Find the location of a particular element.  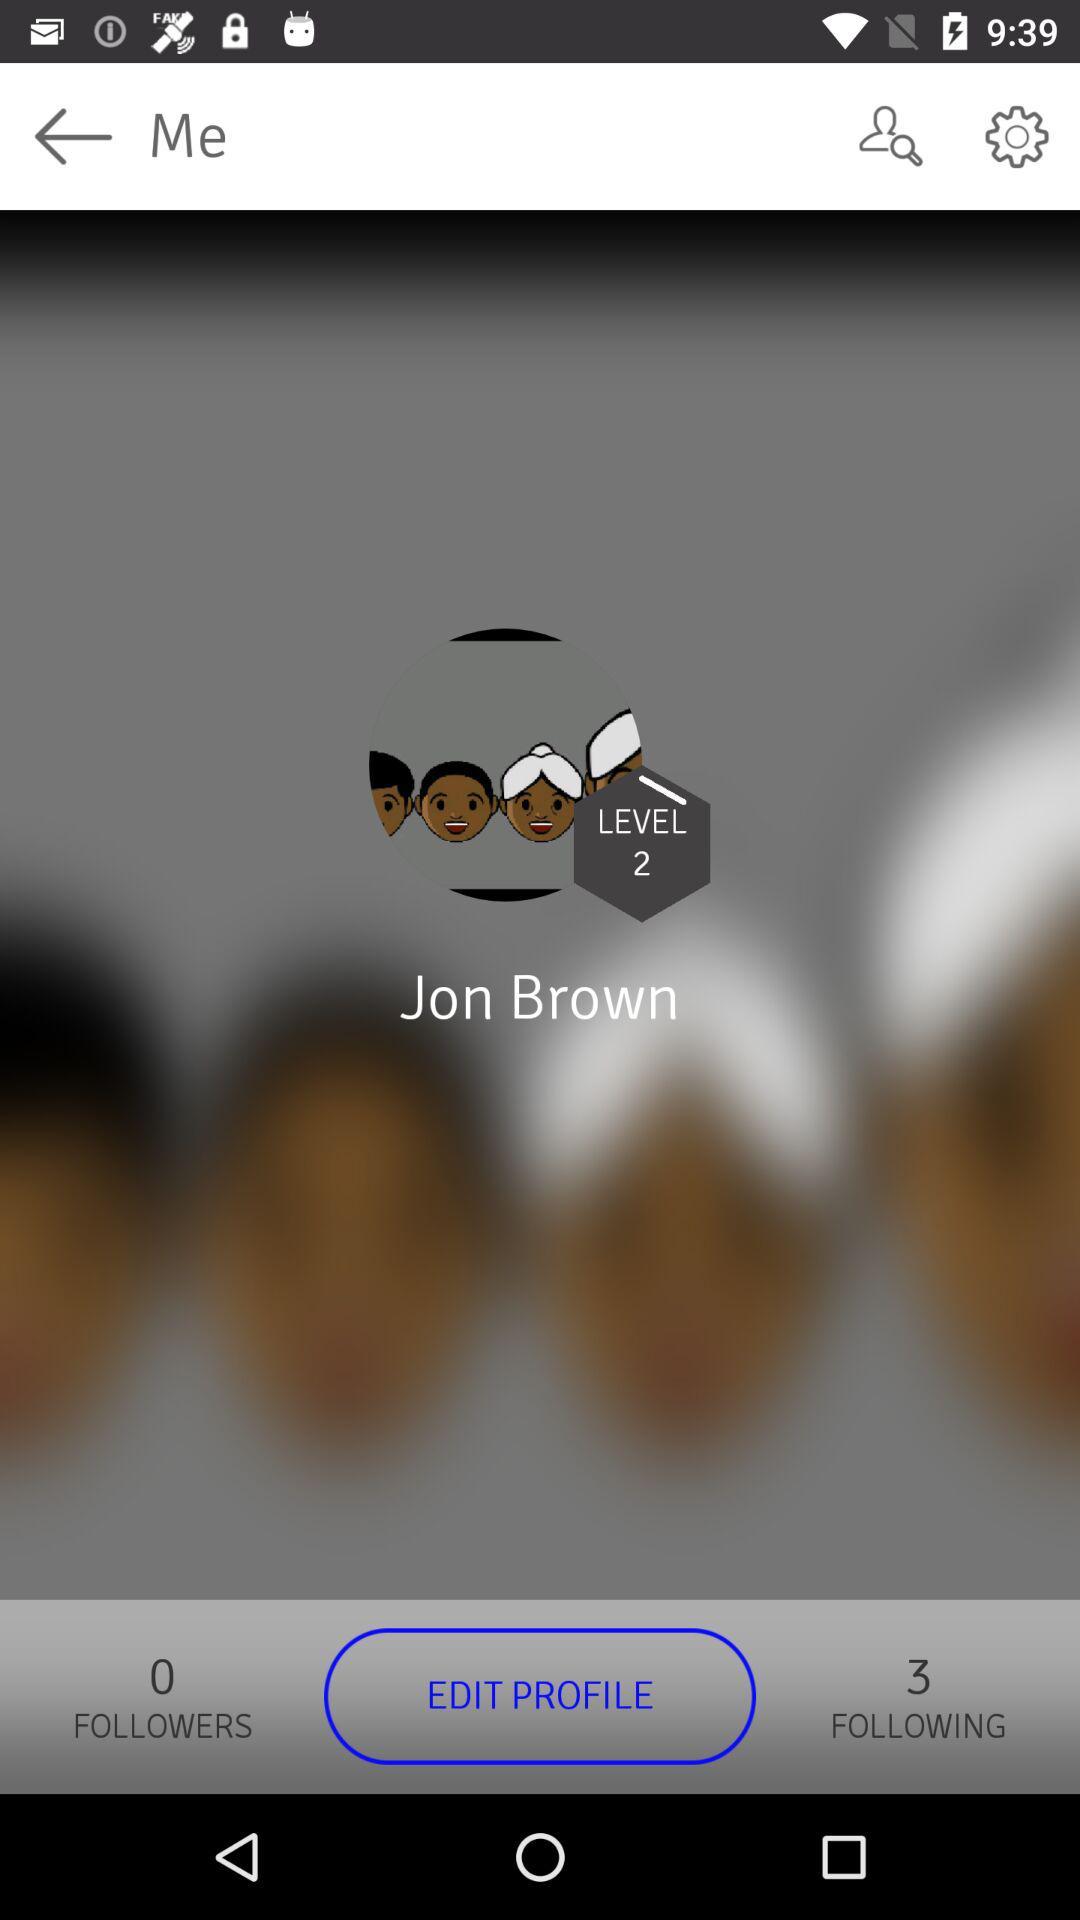

app to the right of 0 item is located at coordinates (540, 1695).